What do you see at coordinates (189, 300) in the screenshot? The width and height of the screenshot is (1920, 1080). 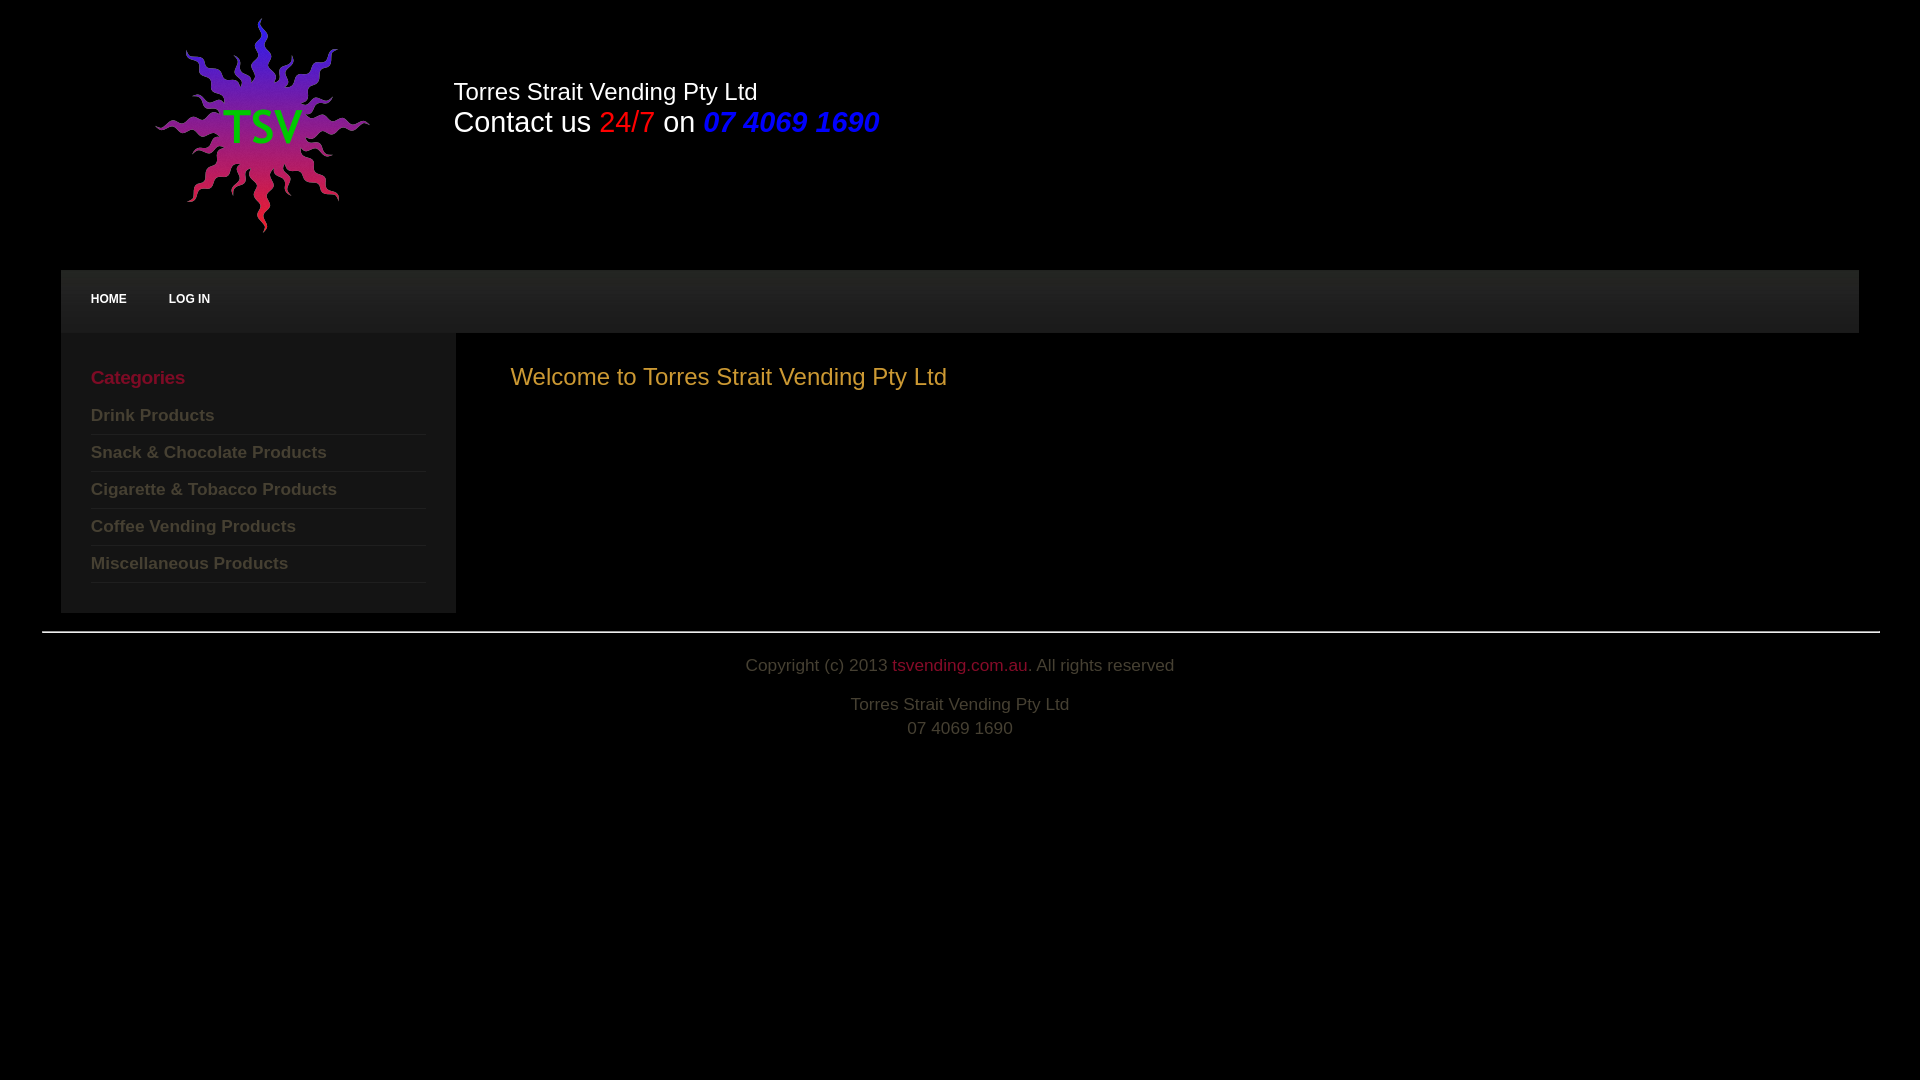 I see `'LOG IN'` at bounding box center [189, 300].